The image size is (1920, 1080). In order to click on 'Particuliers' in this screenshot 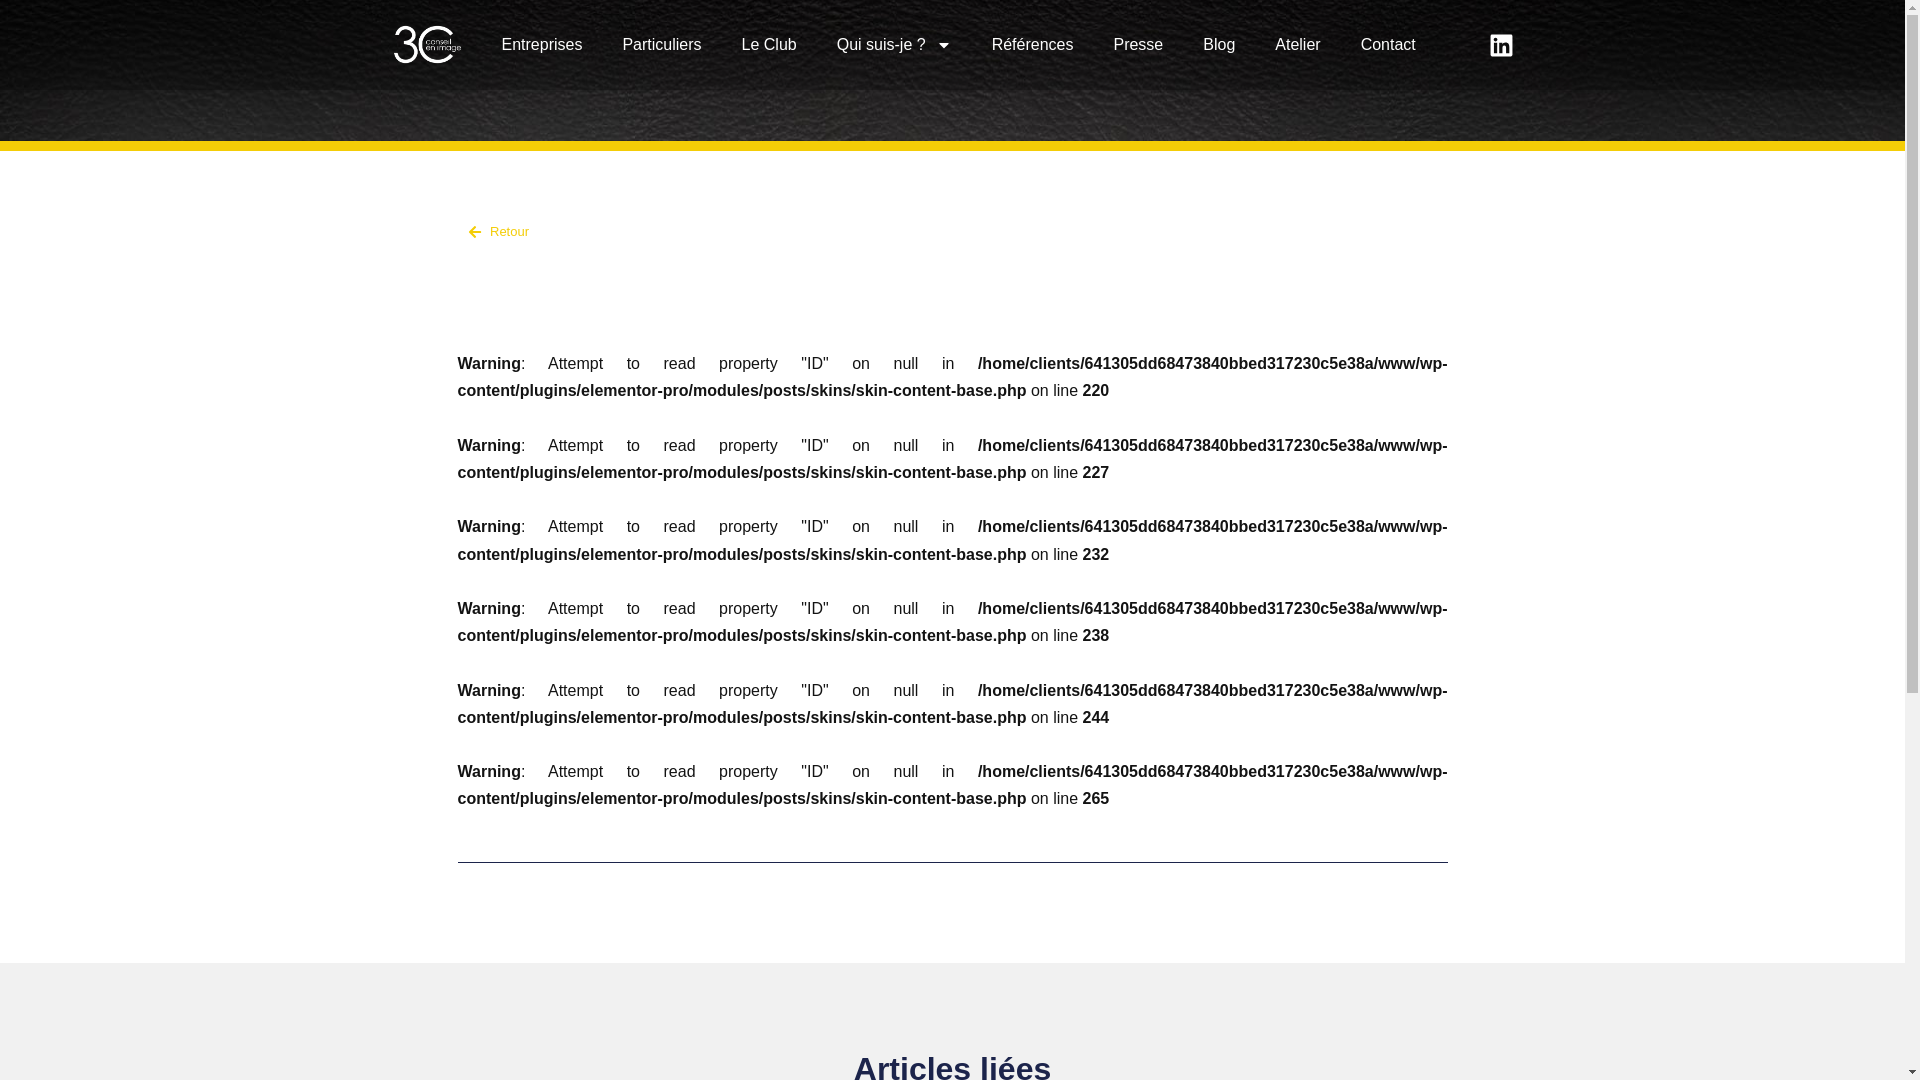, I will do `click(600, 45)`.